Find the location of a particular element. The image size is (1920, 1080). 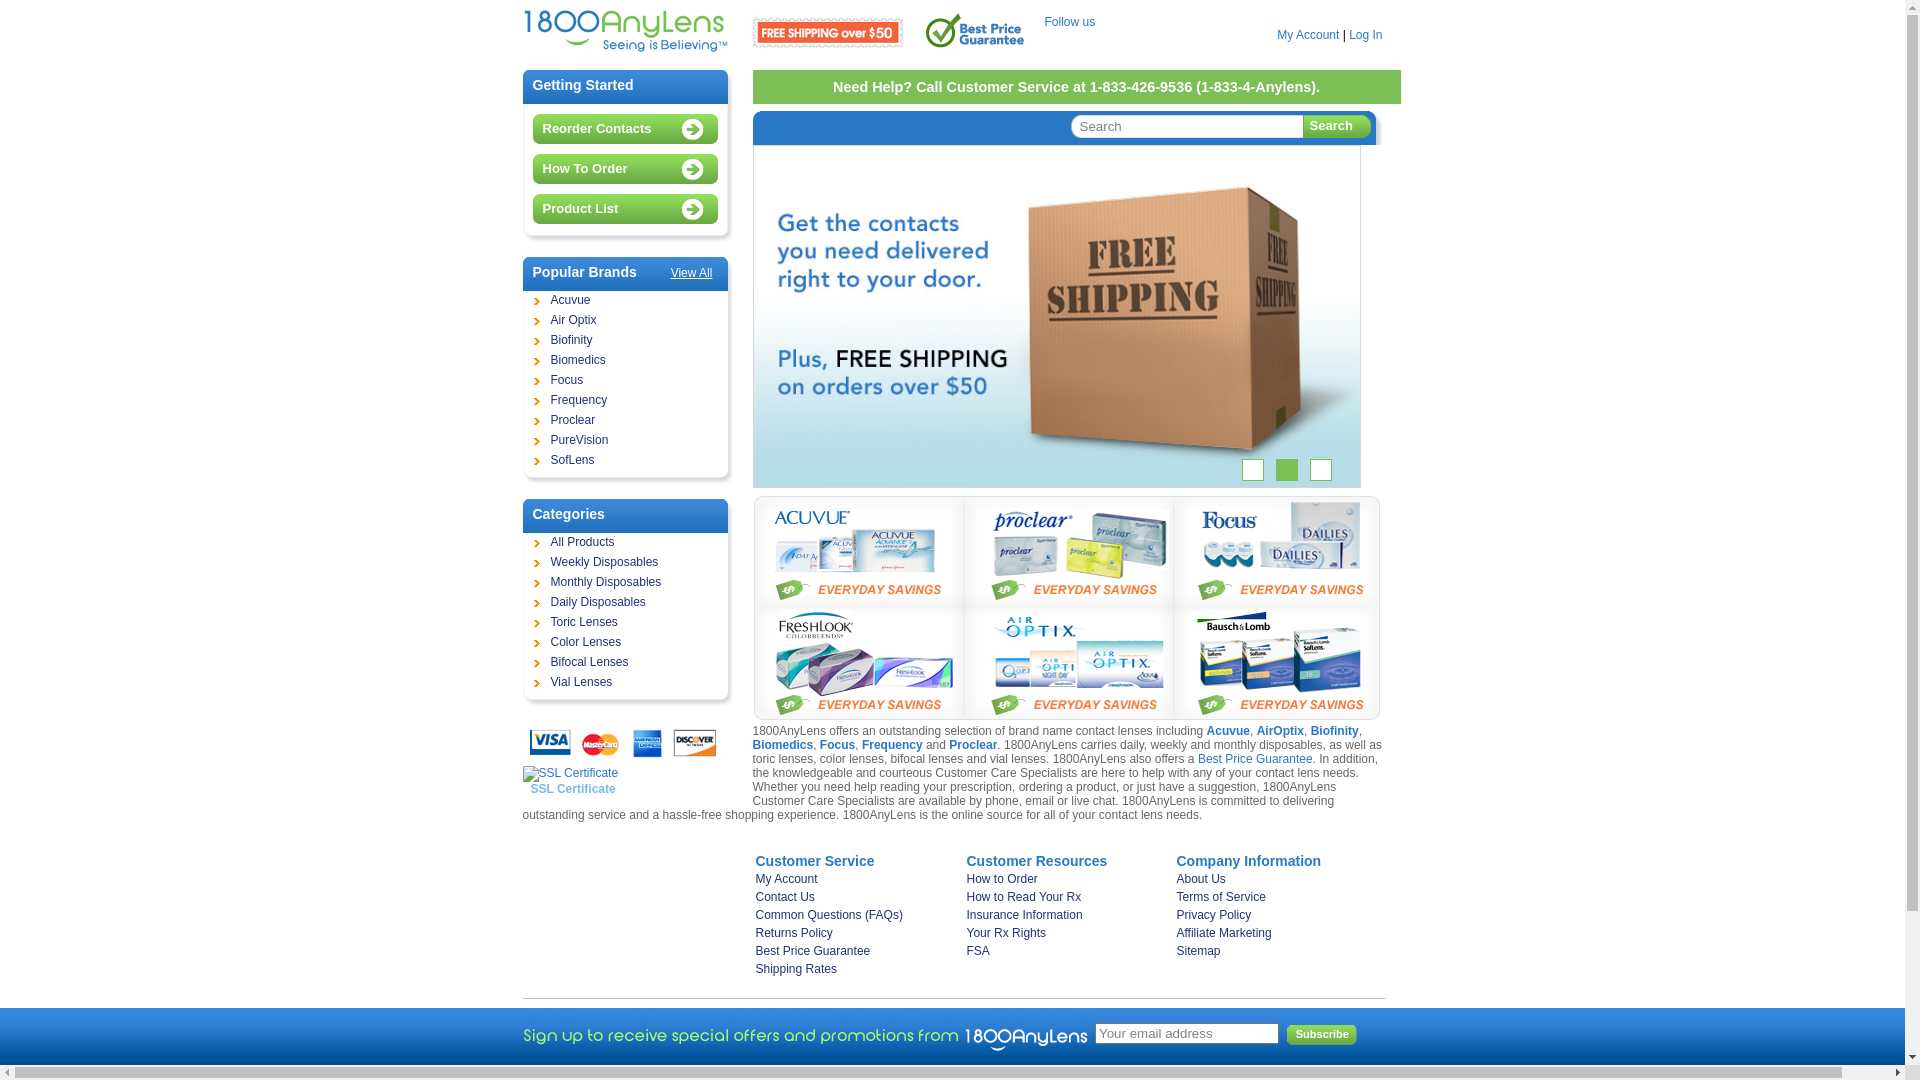

'AirOptix' is located at coordinates (1280, 731).